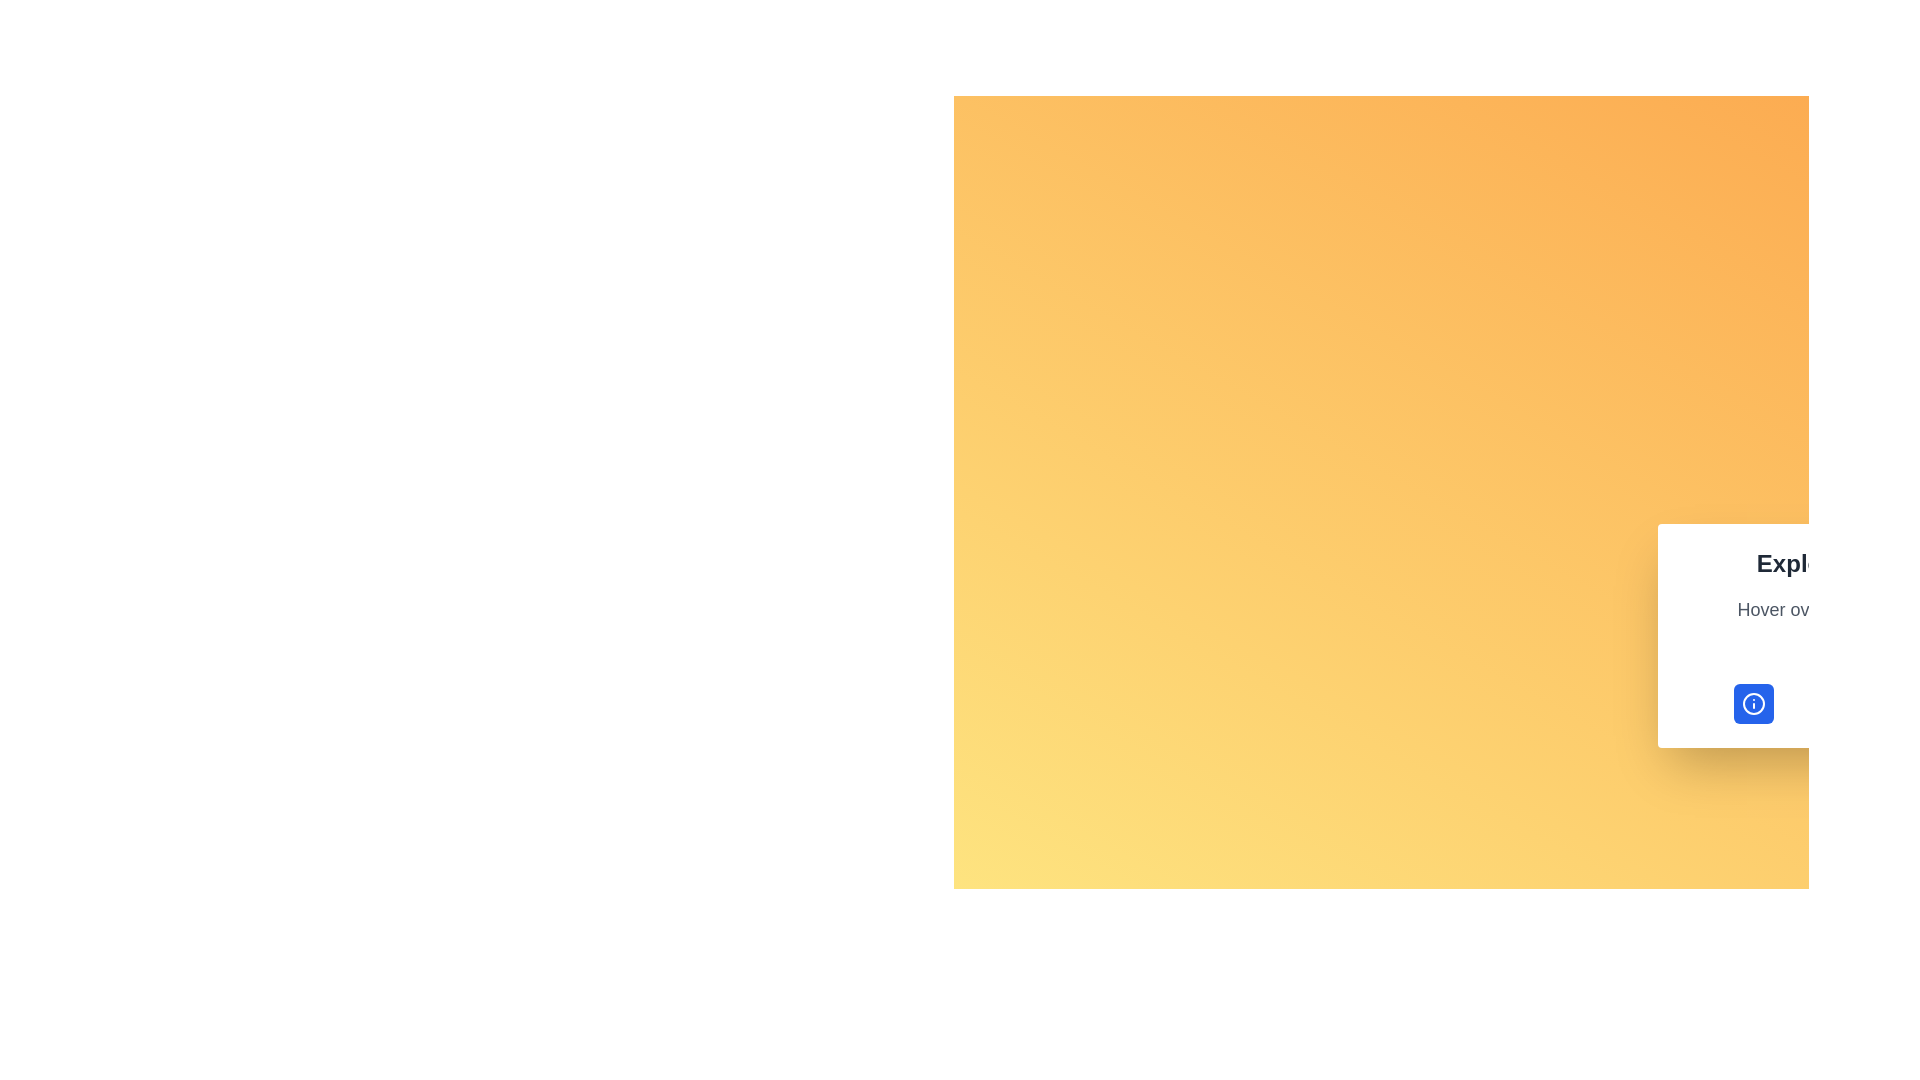 The width and height of the screenshot is (1920, 1080). Describe the element at coordinates (1752, 703) in the screenshot. I see `the blue circular button with a white information icon for keyboard navigation` at that location.